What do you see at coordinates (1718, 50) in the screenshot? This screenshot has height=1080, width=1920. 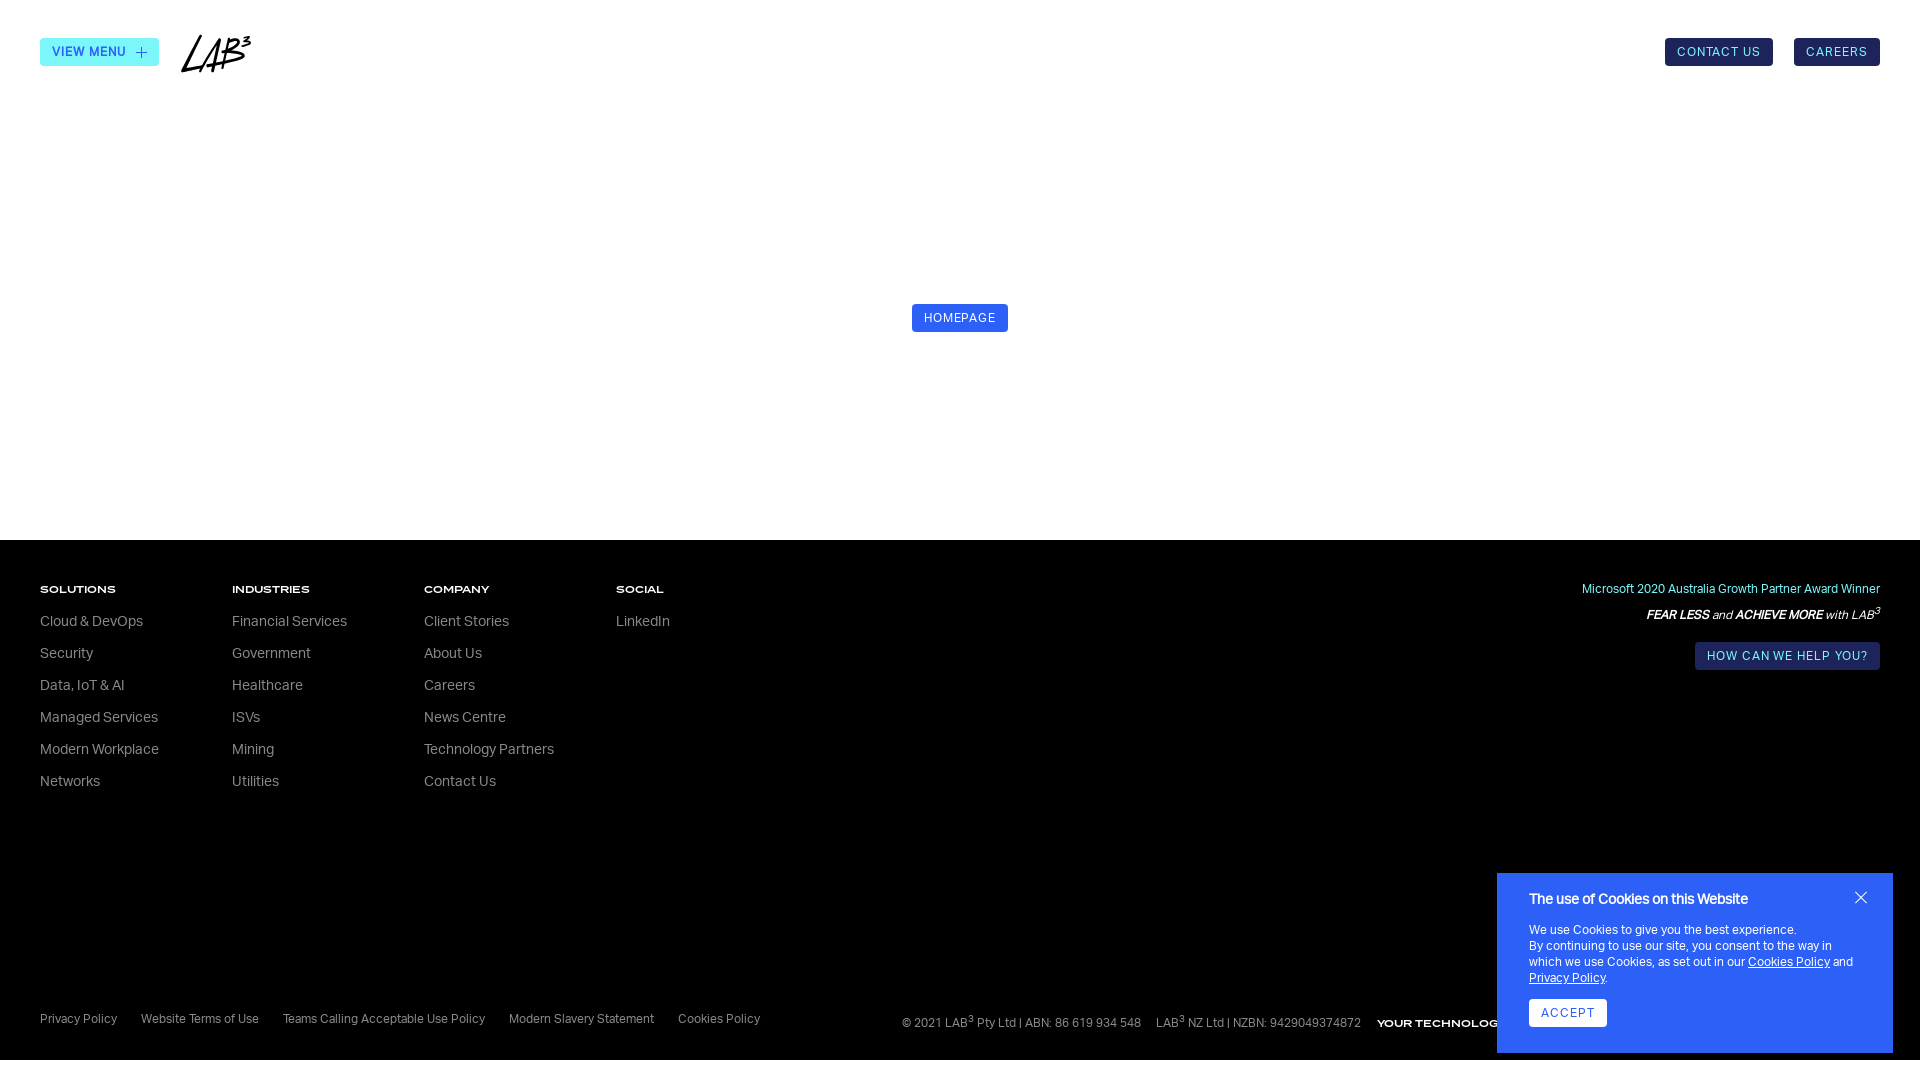 I see `'CONTACT US'` at bounding box center [1718, 50].